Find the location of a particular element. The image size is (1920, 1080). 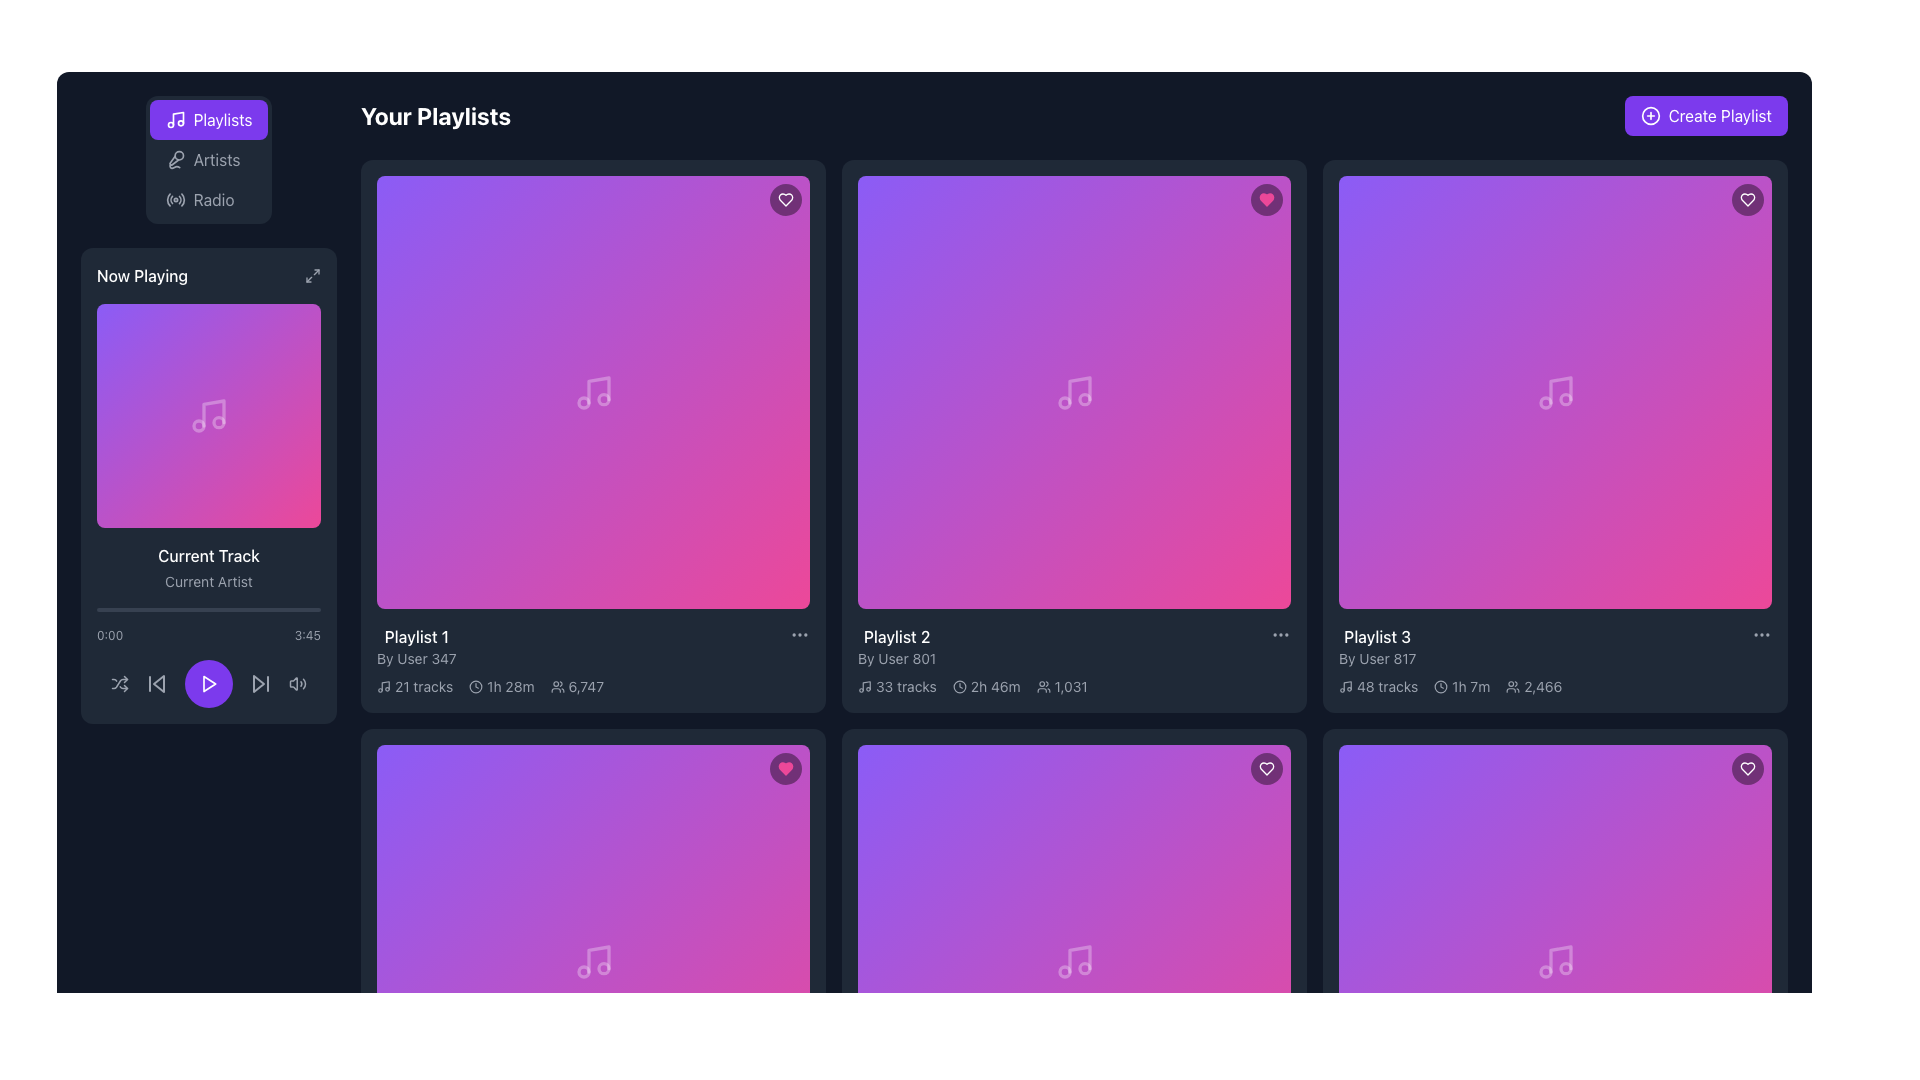

the triangular play icon within the bottom right card of the playlist grid is located at coordinates (1074, 960).